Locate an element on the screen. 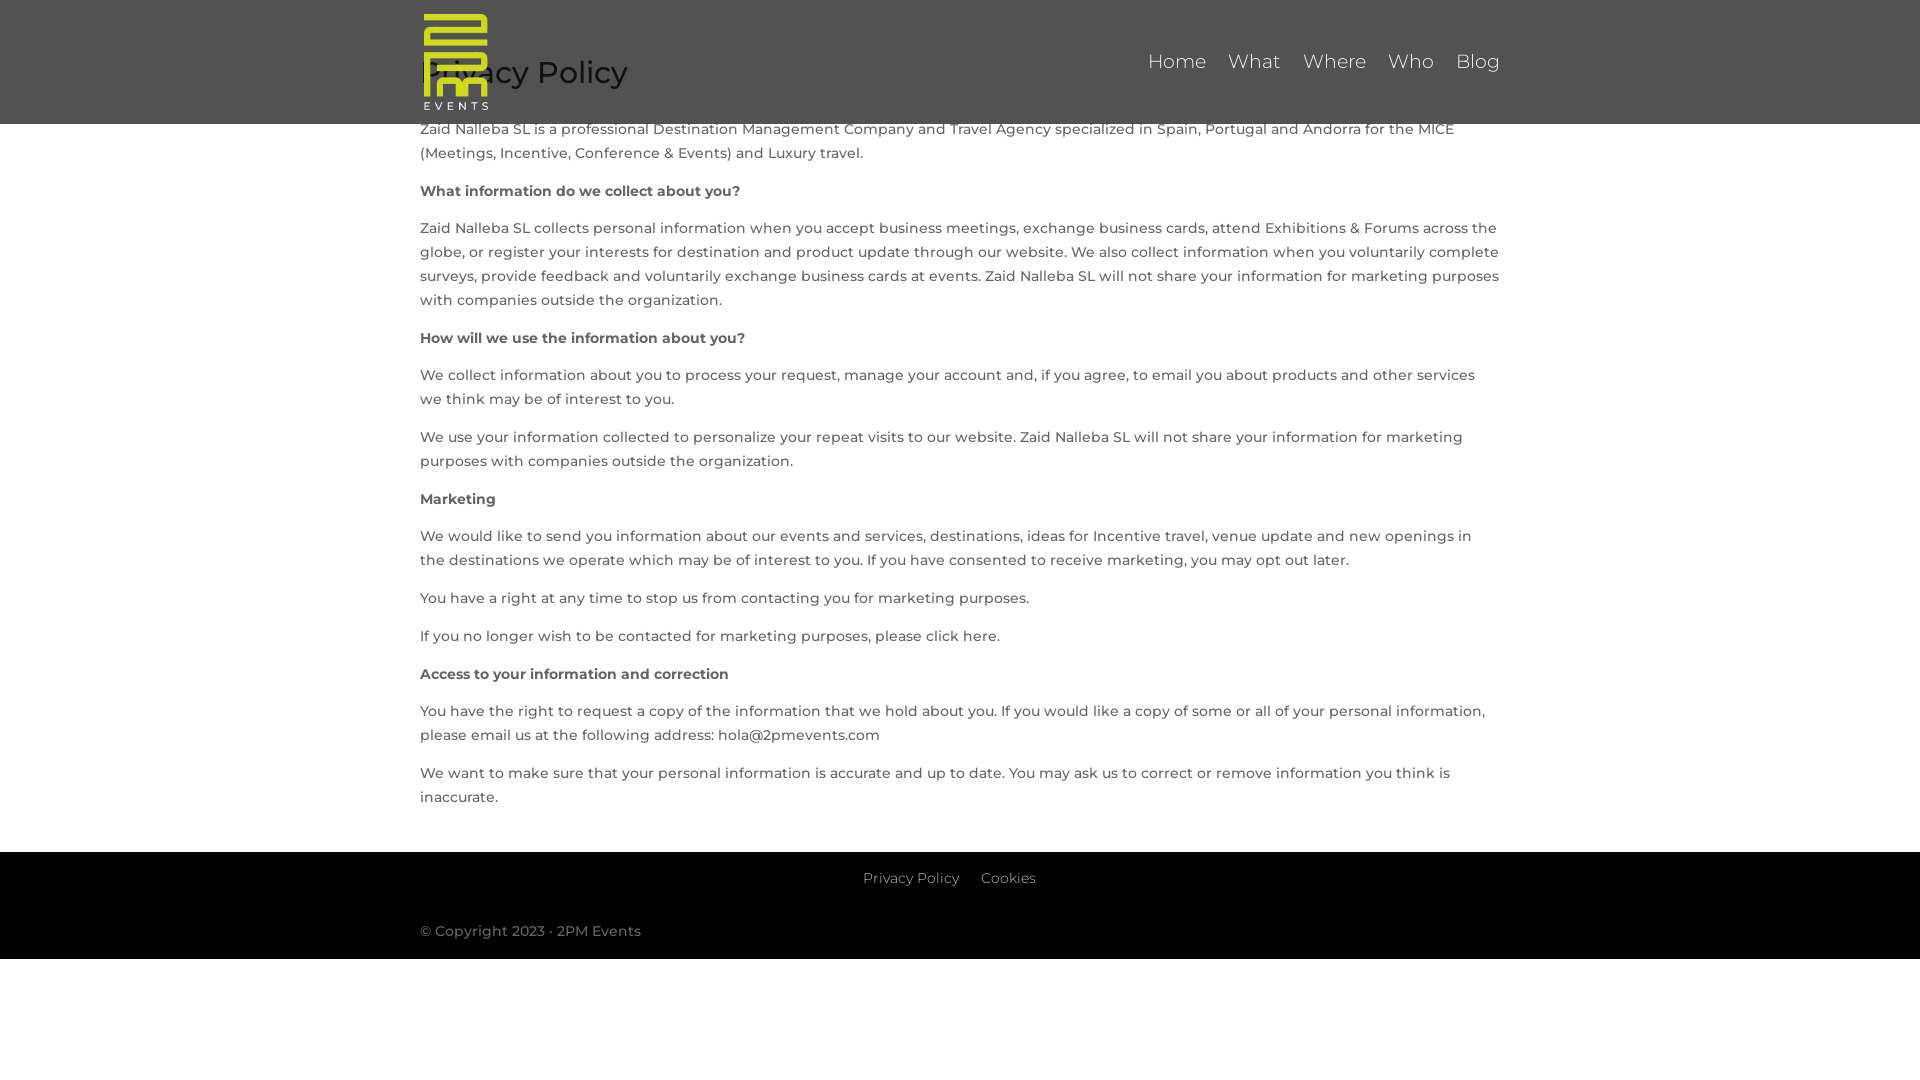 The height and width of the screenshot is (1080, 1920). 'Privacy Policy' is located at coordinates (909, 877).